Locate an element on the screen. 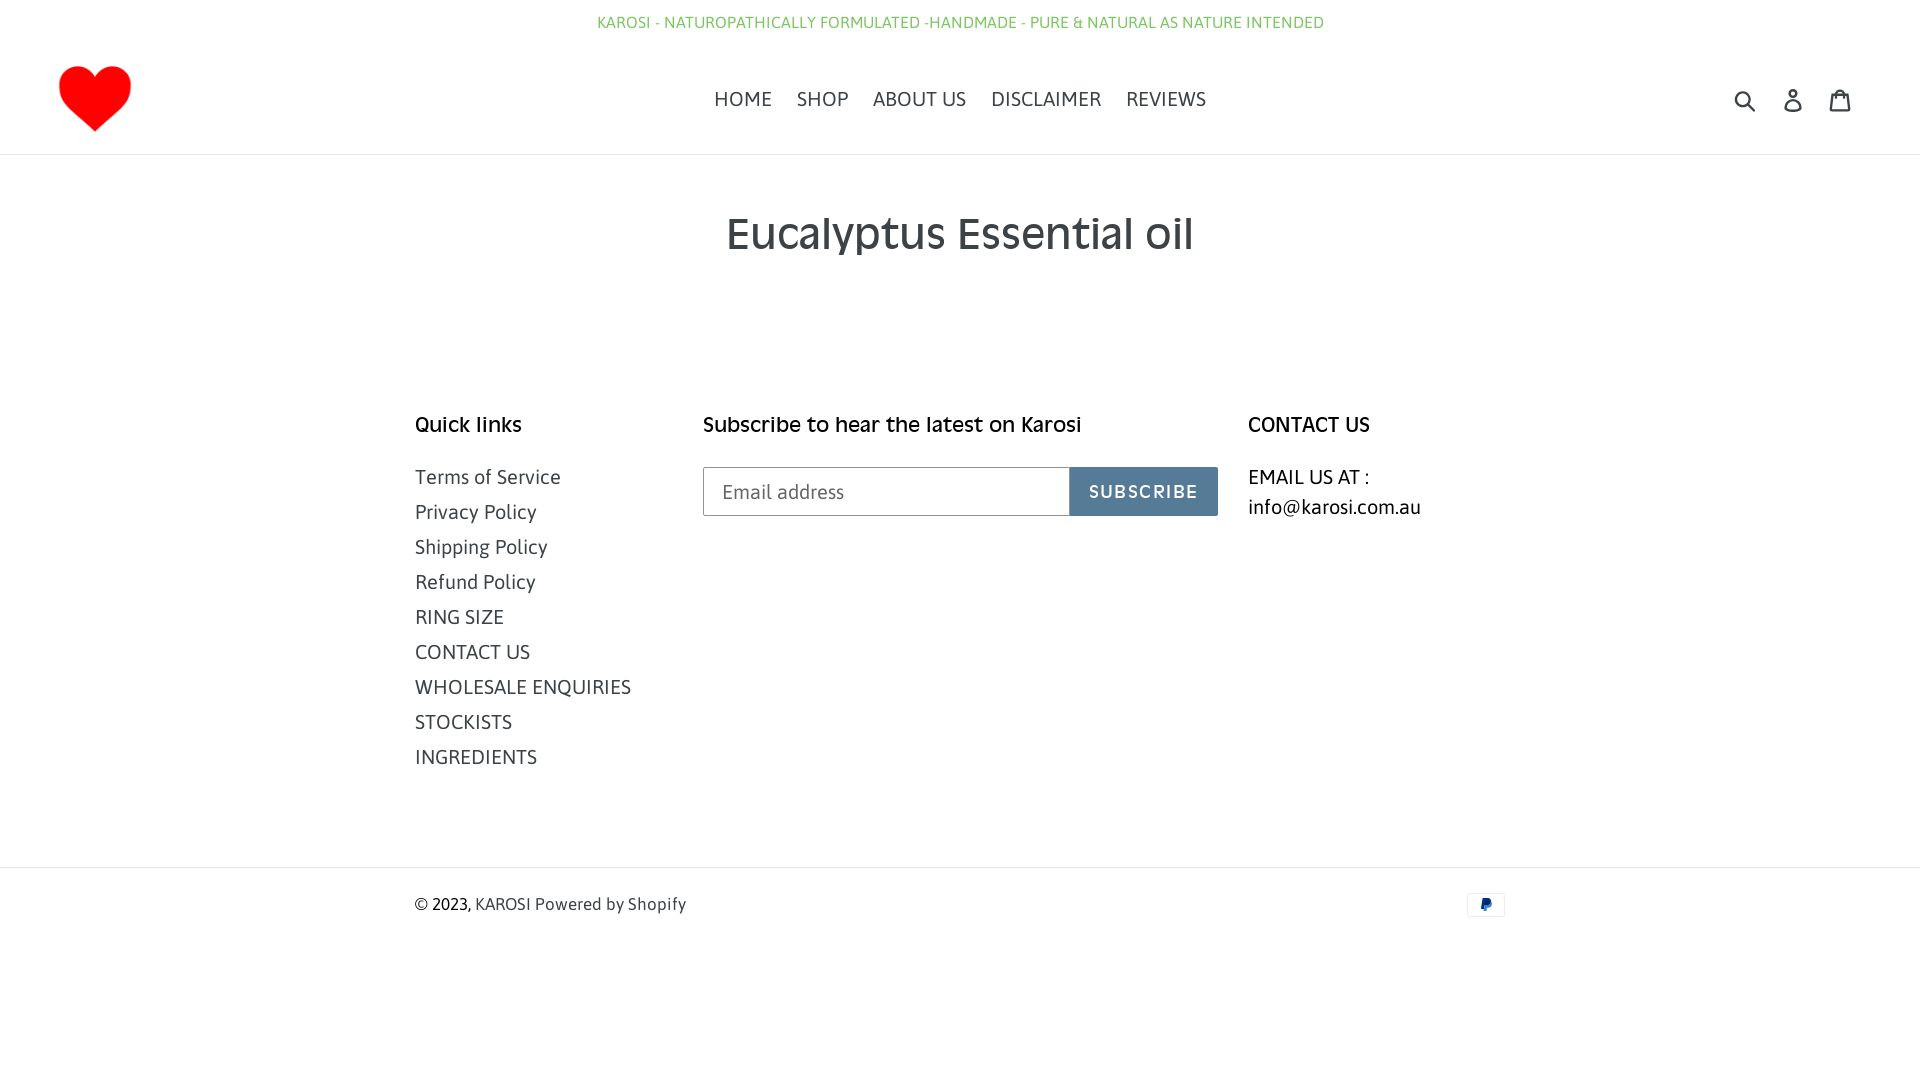 This screenshot has width=1920, height=1080. 'WHOLESALE ENQUIRIES' is located at coordinates (523, 685).